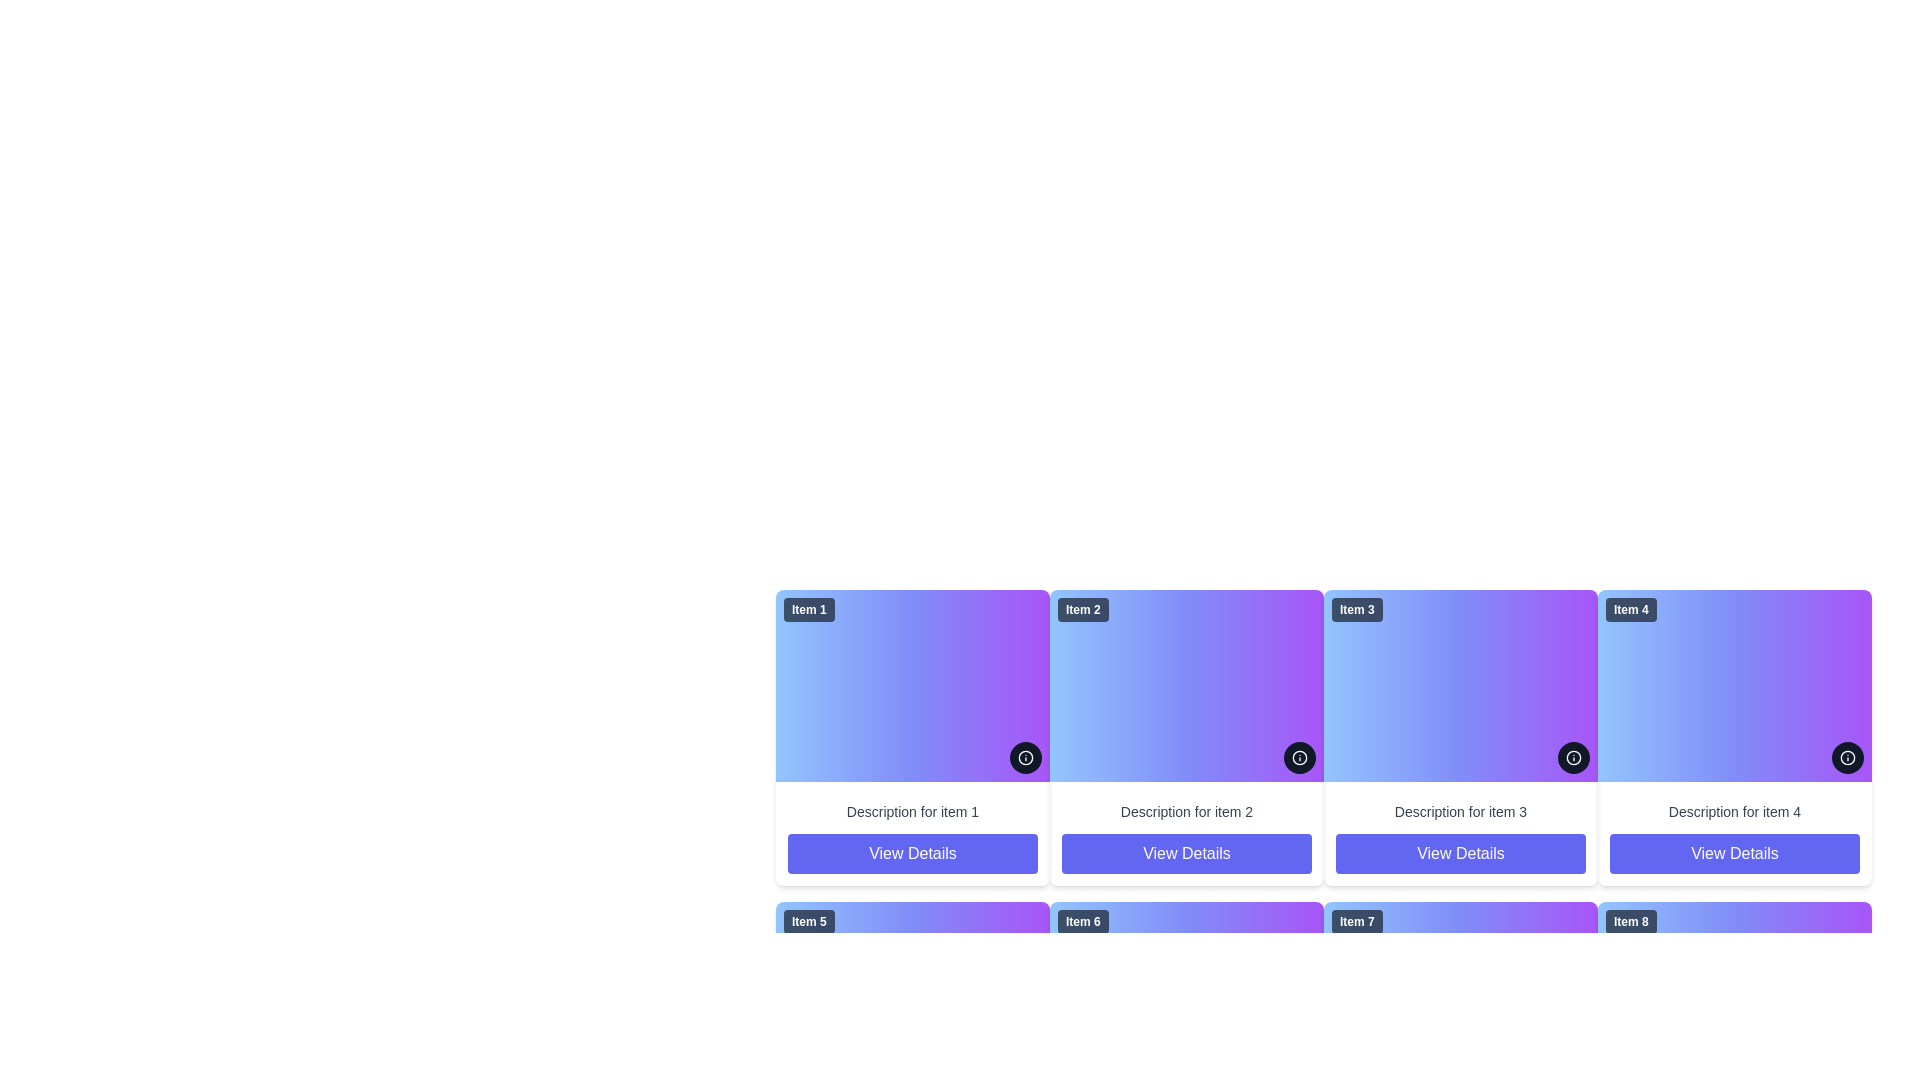  What do you see at coordinates (1573, 758) in the screenshot?
I see `the circular button with an info symbol located in the bottom-right corner of the card labeled 'Item 3'` at bounding box center [1573, 758].